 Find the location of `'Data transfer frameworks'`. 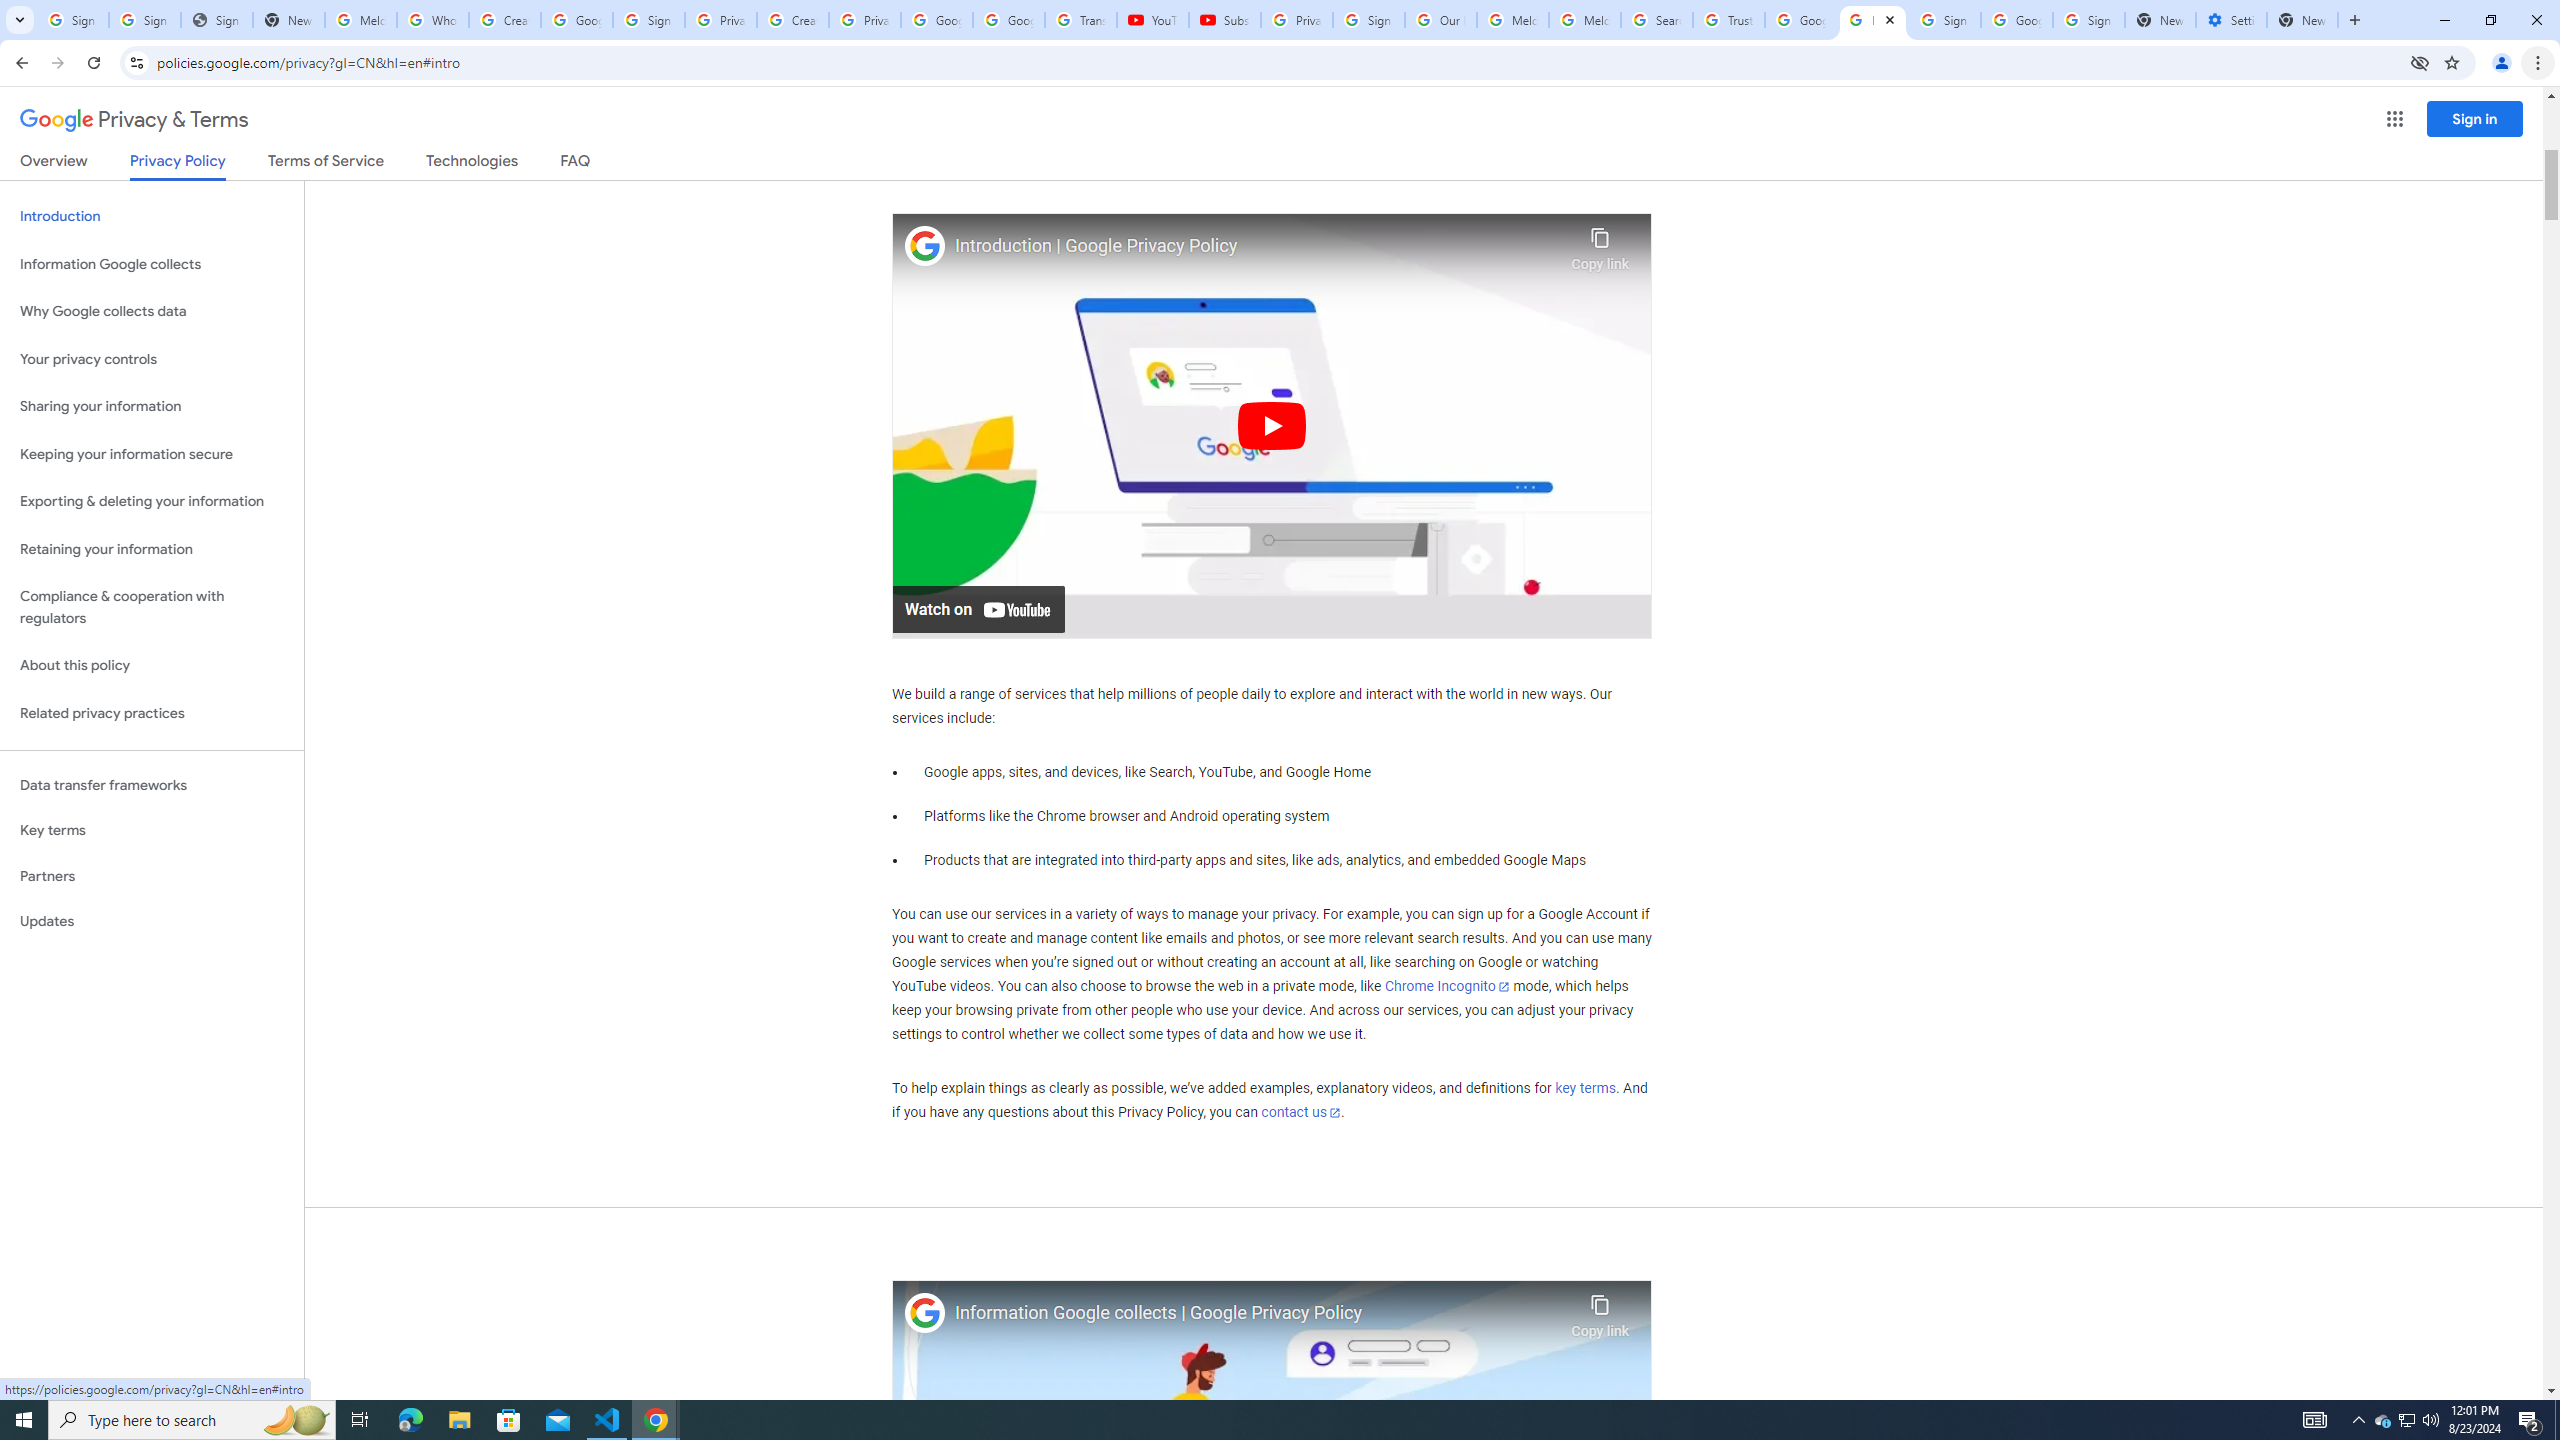

'Data transfer frameworks' is located at coordinates (151, 785).